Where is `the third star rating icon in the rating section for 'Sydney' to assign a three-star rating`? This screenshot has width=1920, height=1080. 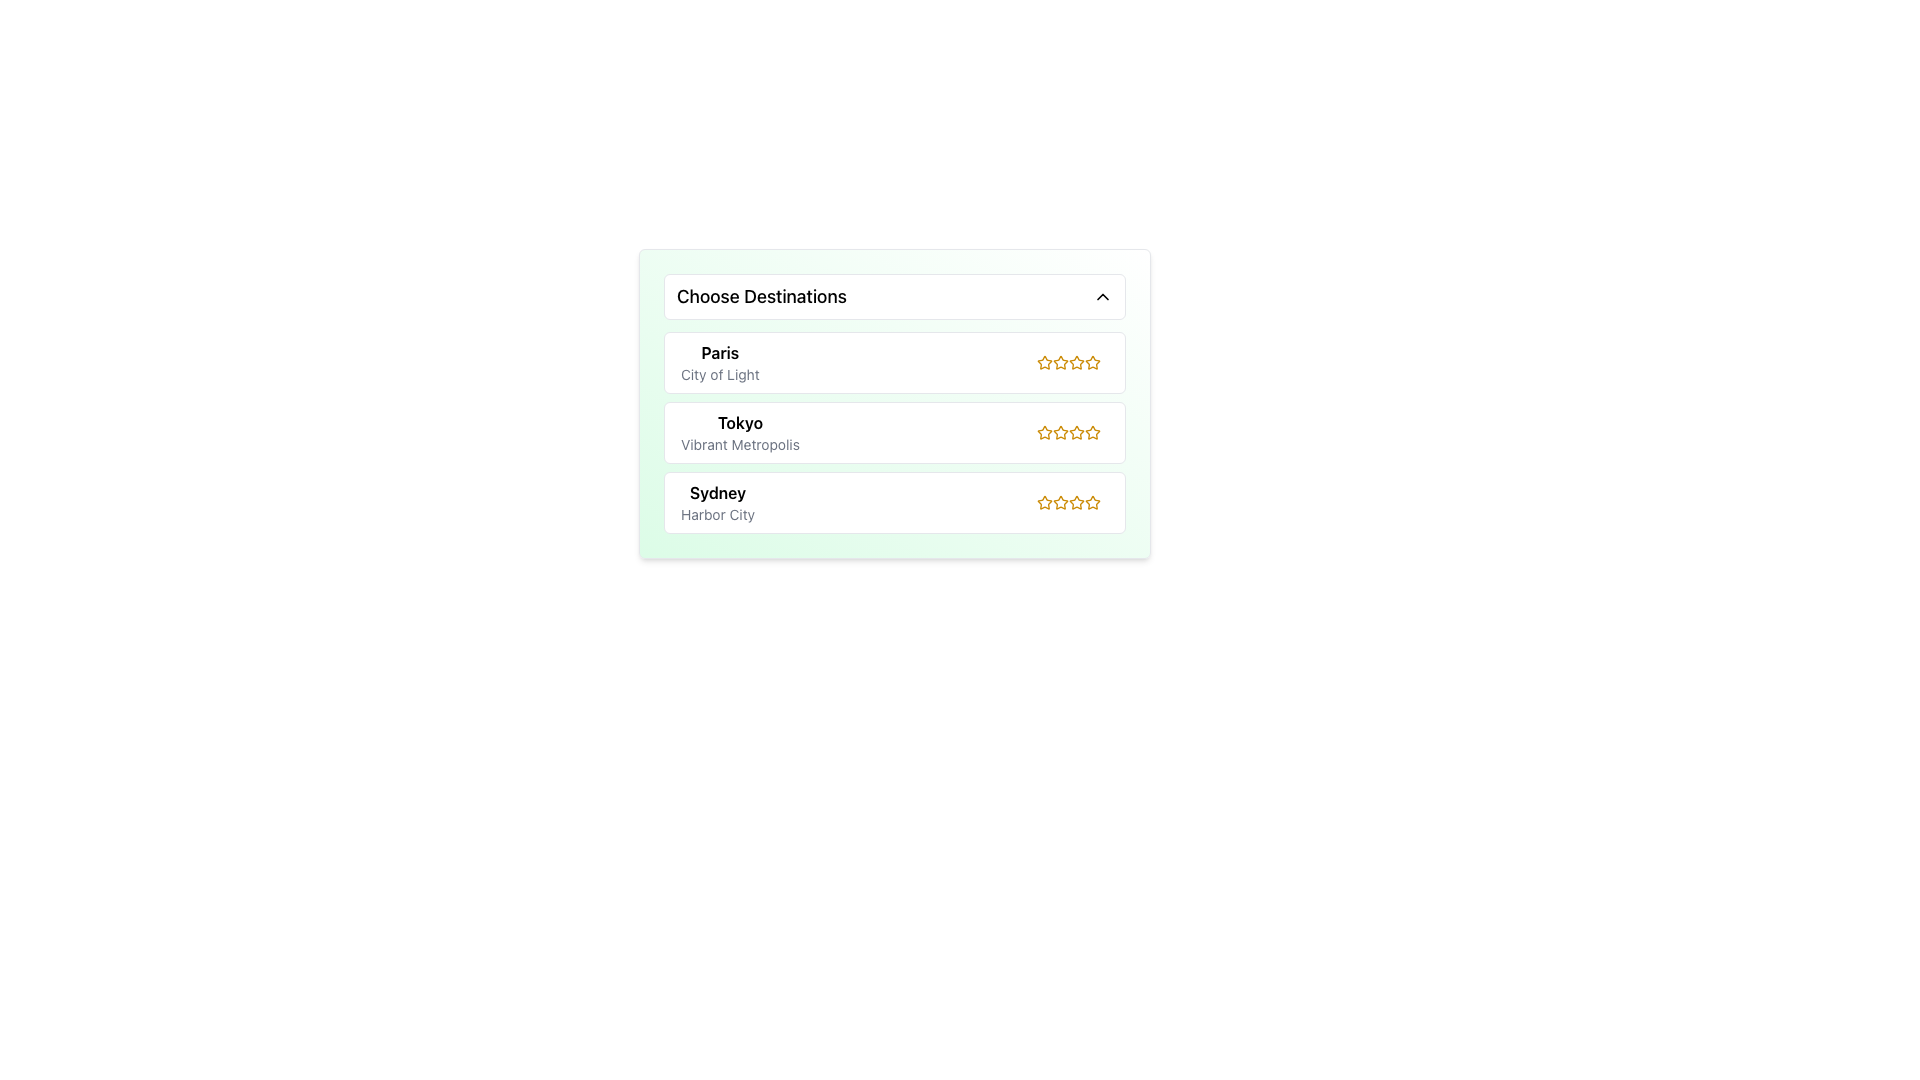
the third star rating icon in the rating section for 'Sydney' to assign a three-star rating is located at coordinates (1075, 501).